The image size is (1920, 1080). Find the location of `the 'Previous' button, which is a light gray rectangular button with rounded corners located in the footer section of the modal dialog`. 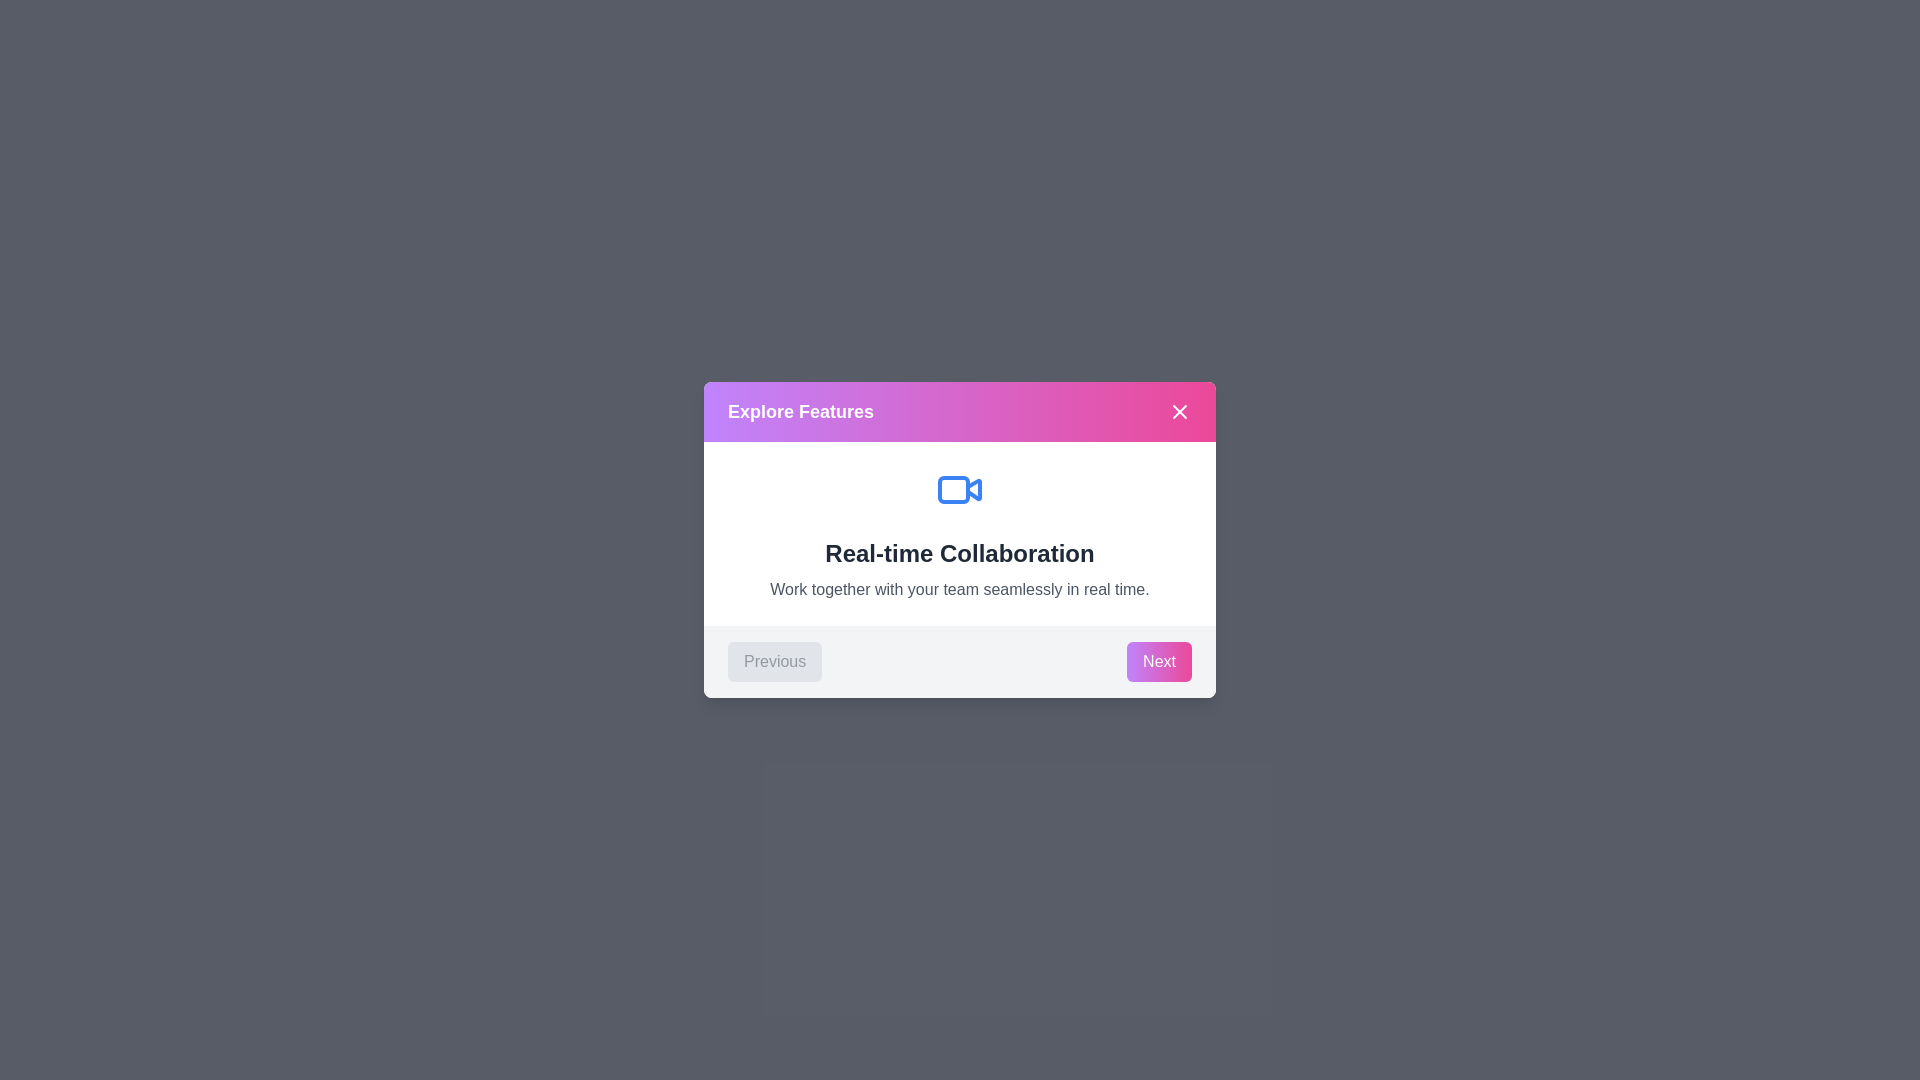

the 'Previous' button, which is a light gray rectangular button with rounded corners located in the footer section of the modal dialog is located at coordinates (774, 662).